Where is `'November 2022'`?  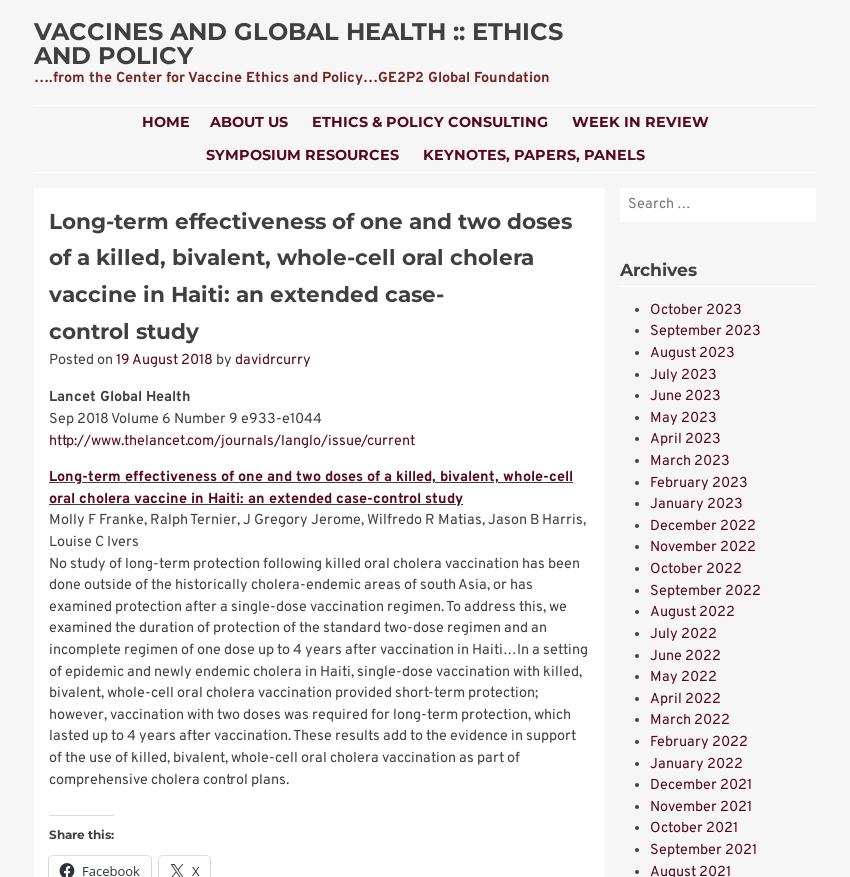 'November 2022' is located at coordinates (702, 547).